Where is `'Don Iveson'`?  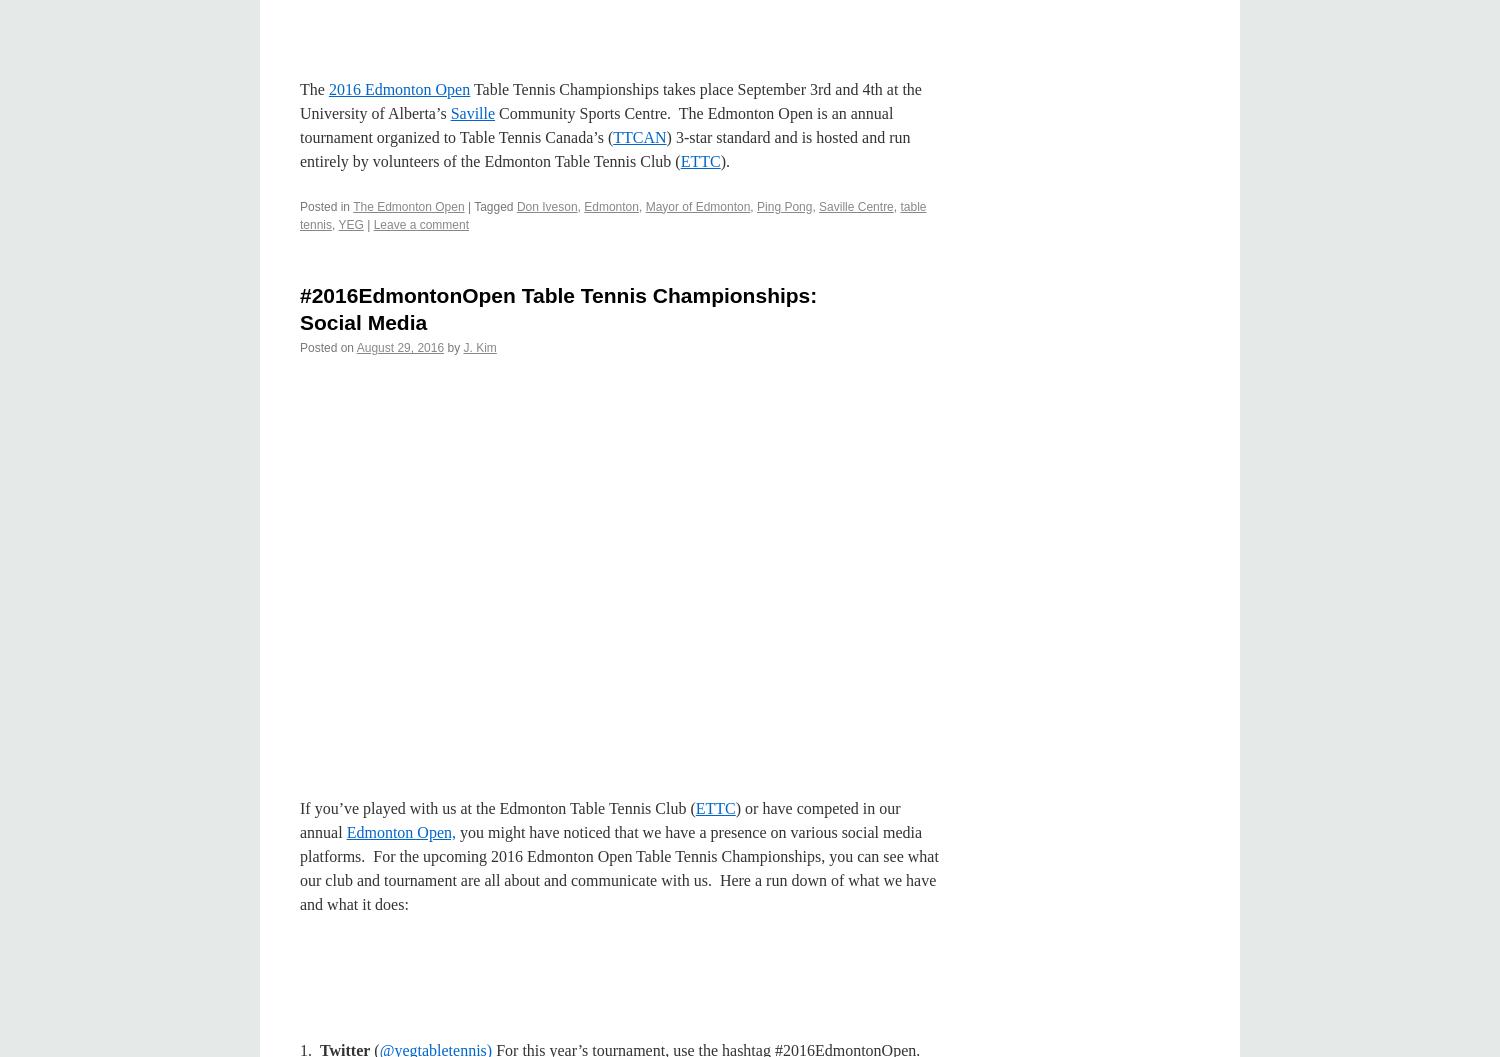 'Don Iveson' is located at coordinates (546, 206).